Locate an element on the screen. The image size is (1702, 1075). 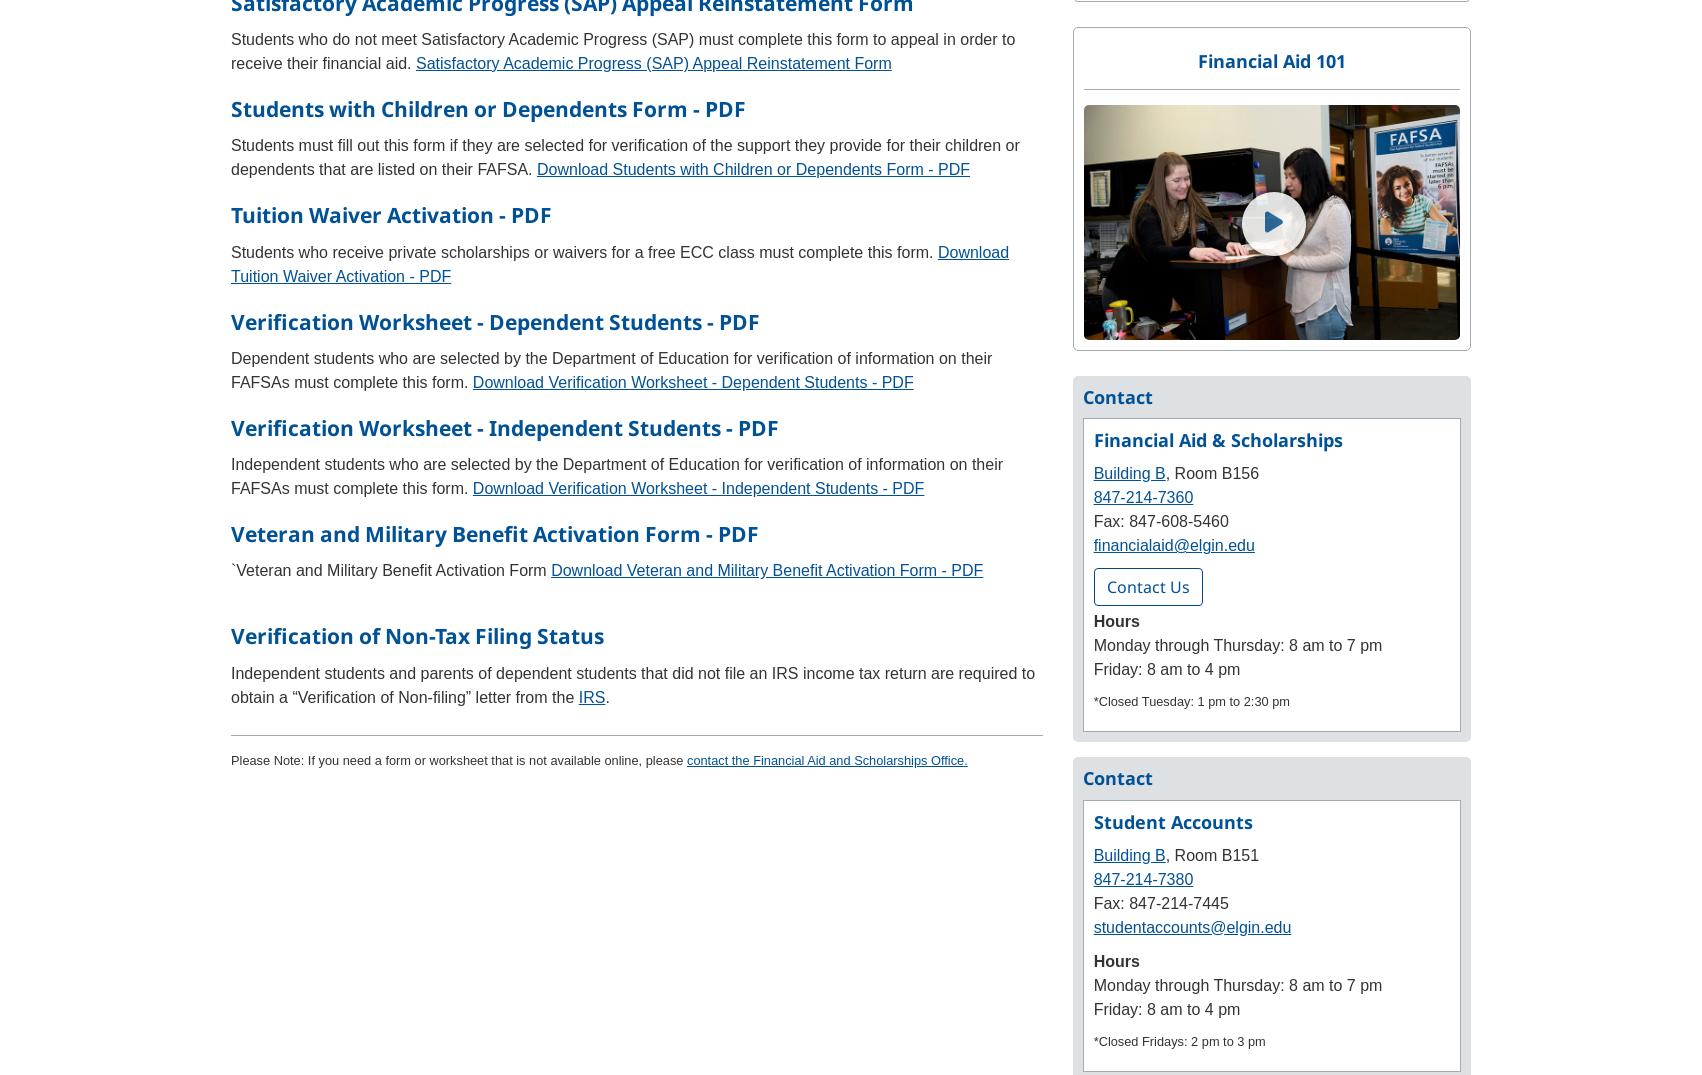
'`Veteran and Military Benefit Activation Form' is located at coordinates (390, 570).